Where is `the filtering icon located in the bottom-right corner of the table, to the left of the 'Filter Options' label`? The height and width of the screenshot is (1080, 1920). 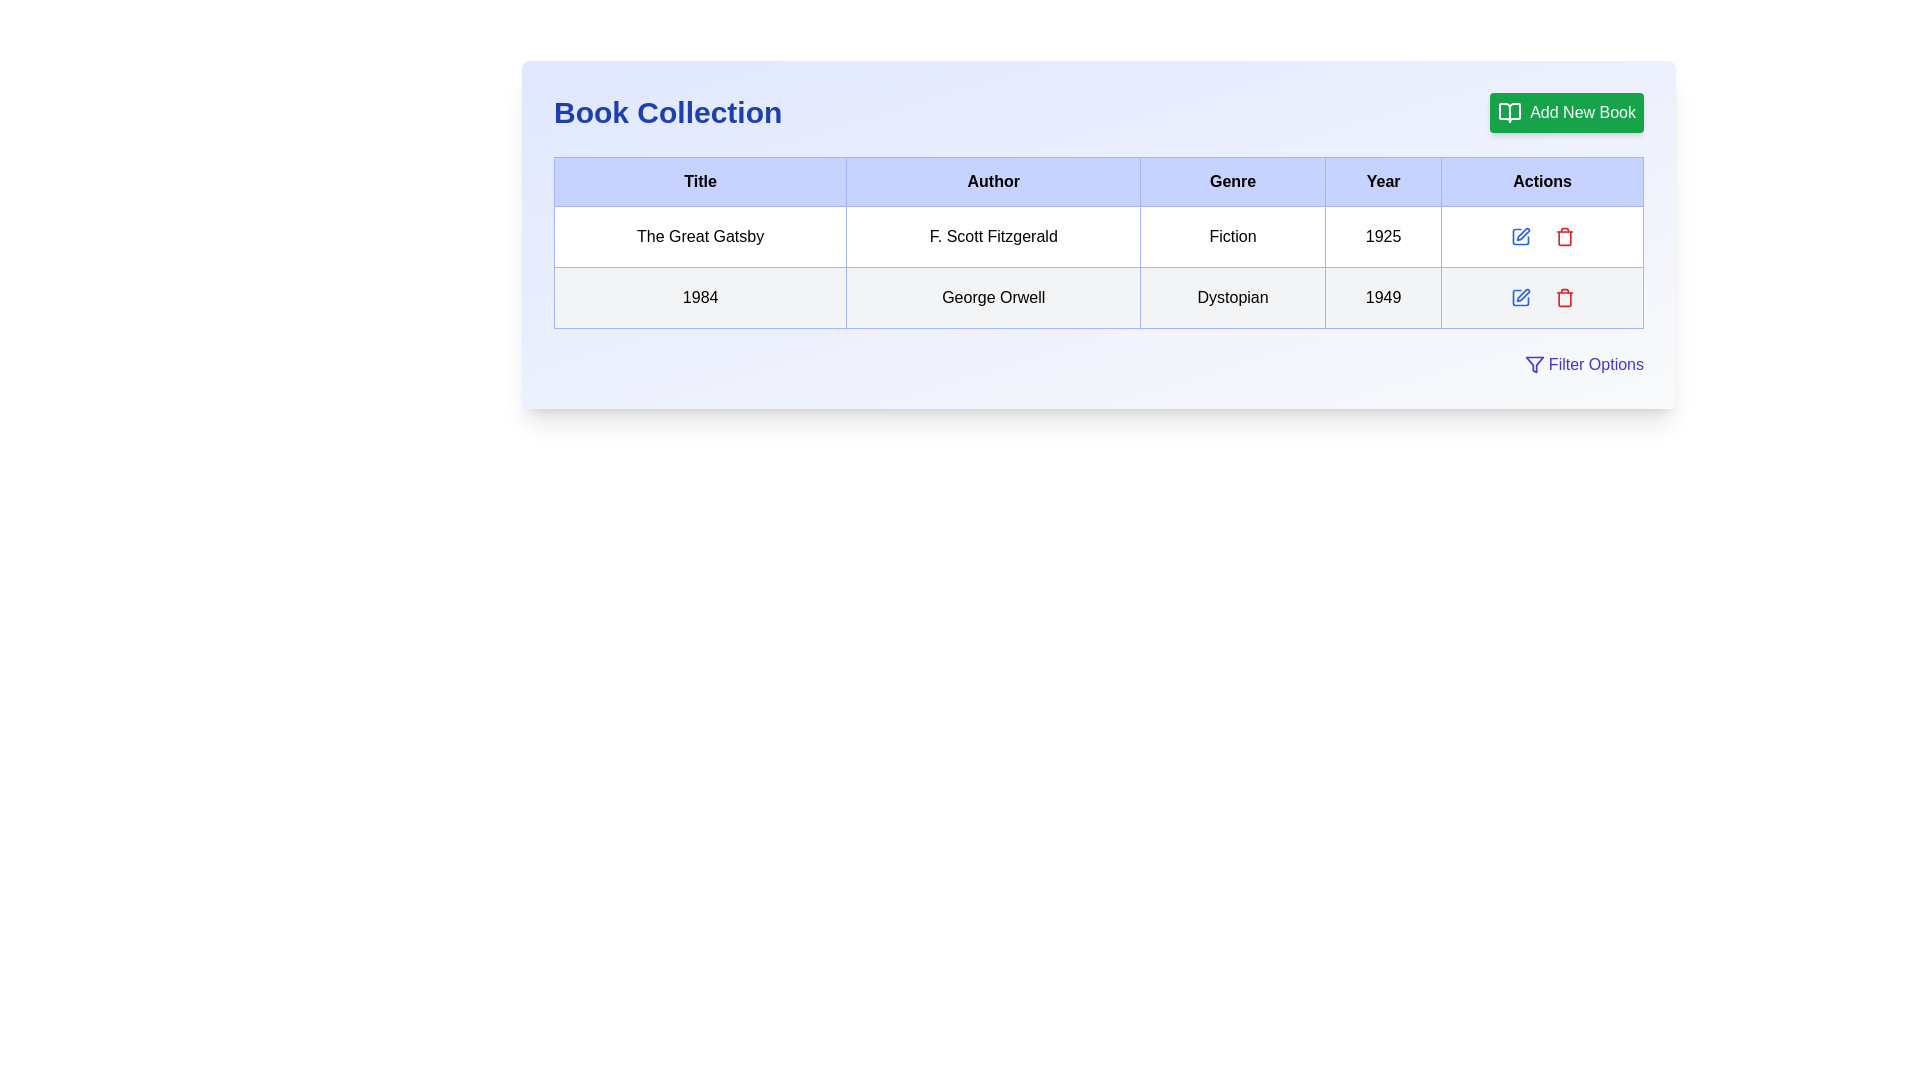 the filtering icon located in the bottom-right corner of the table, to the left of the 'Filter Options' label is located at coordinates (1533, 365).